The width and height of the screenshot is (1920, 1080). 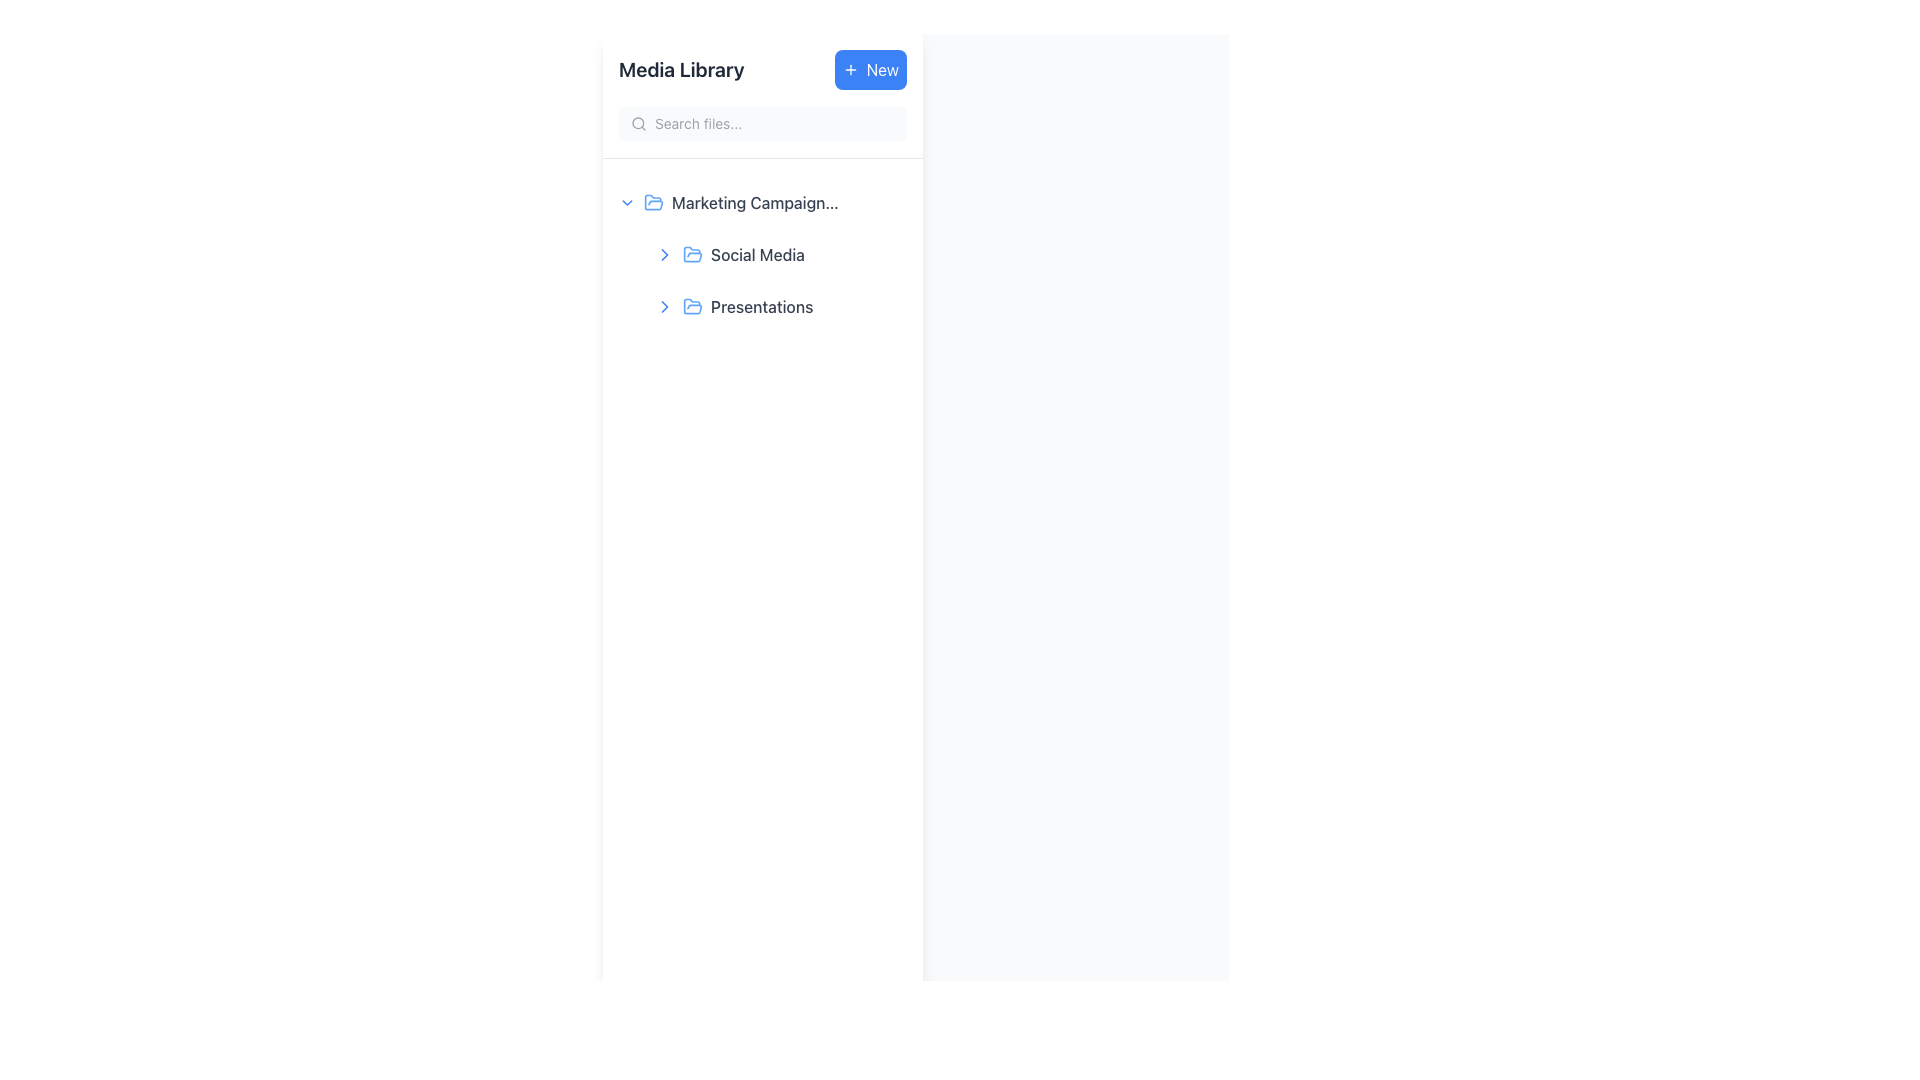 What do you see at coordinates (870, 68) in the screenshot?
I see `the blue button with rounded corners labeled 'New' to observe the hover effect` at bounding box center [870, 68].